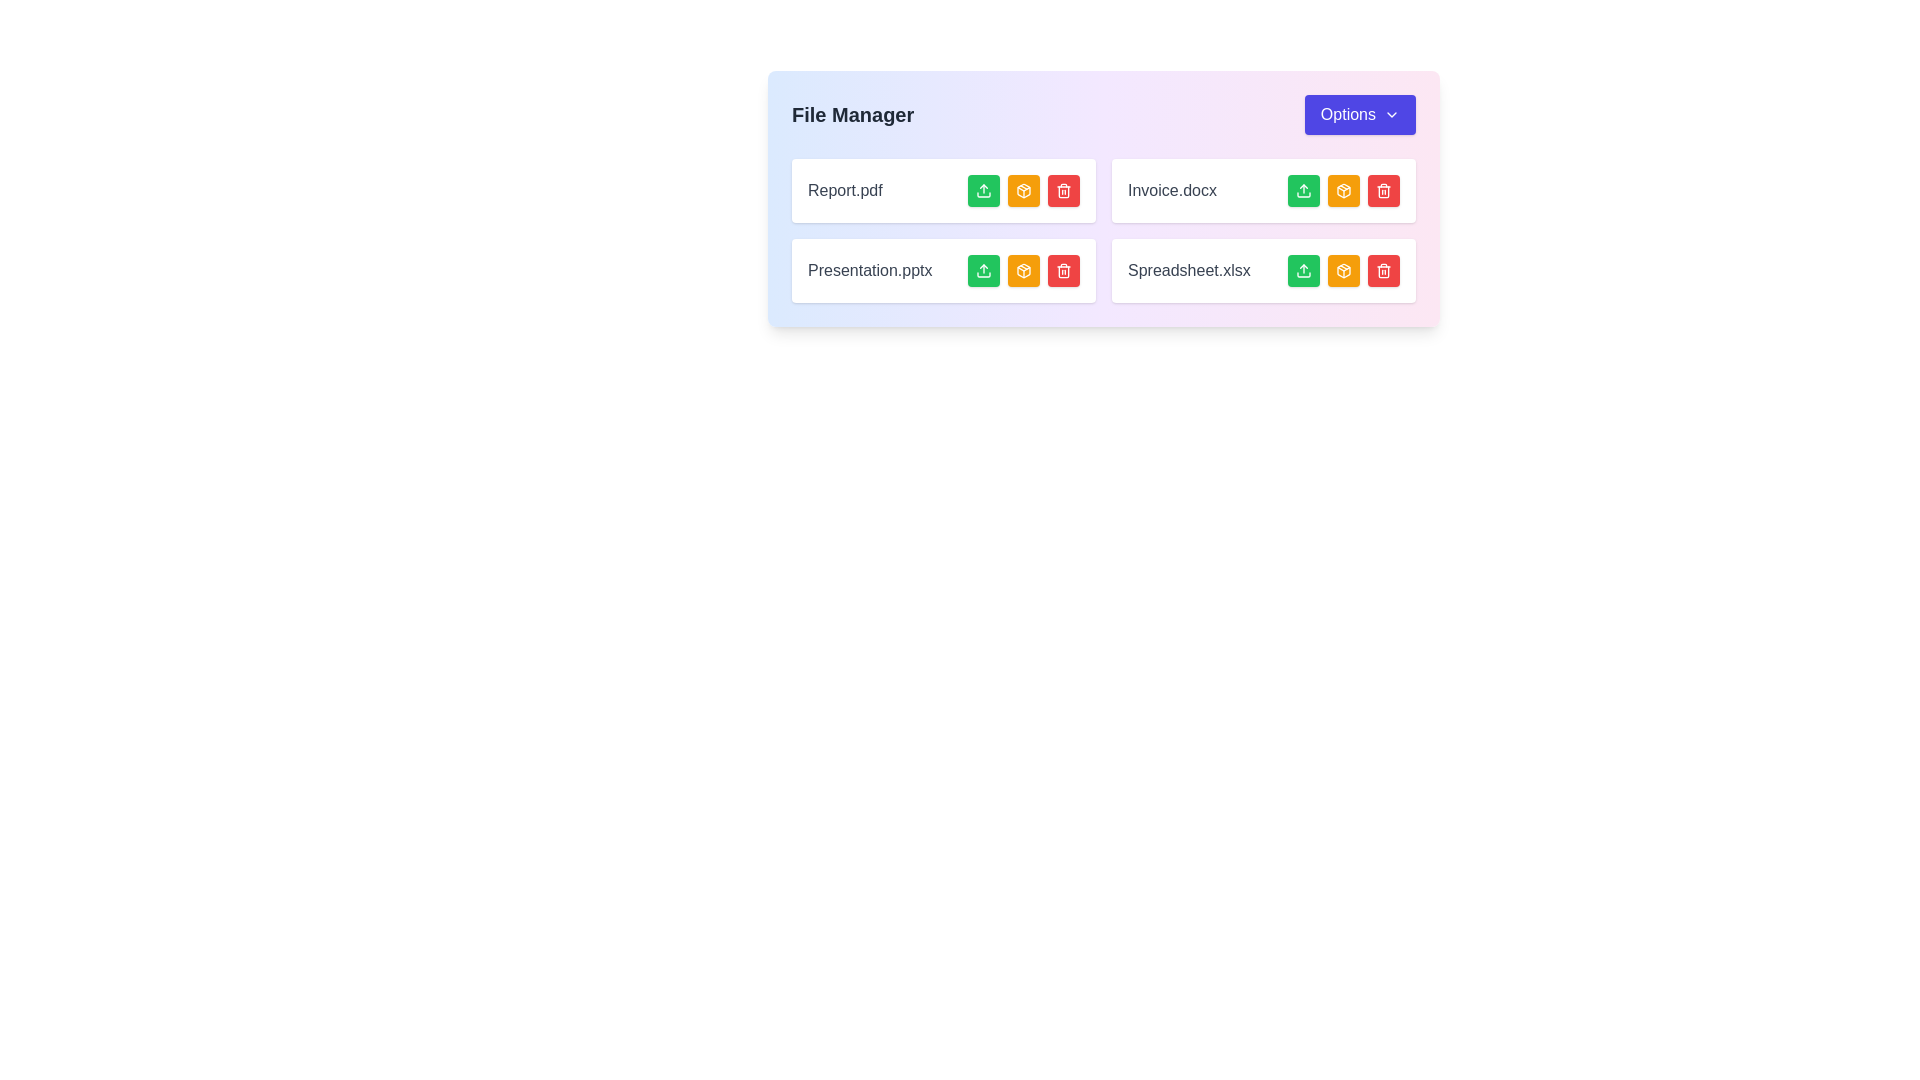  I want to click on the amber square button with a package icon located between the green upload button and the red delete button associated with the file 'Invoice.docx', so click(1344, 191).